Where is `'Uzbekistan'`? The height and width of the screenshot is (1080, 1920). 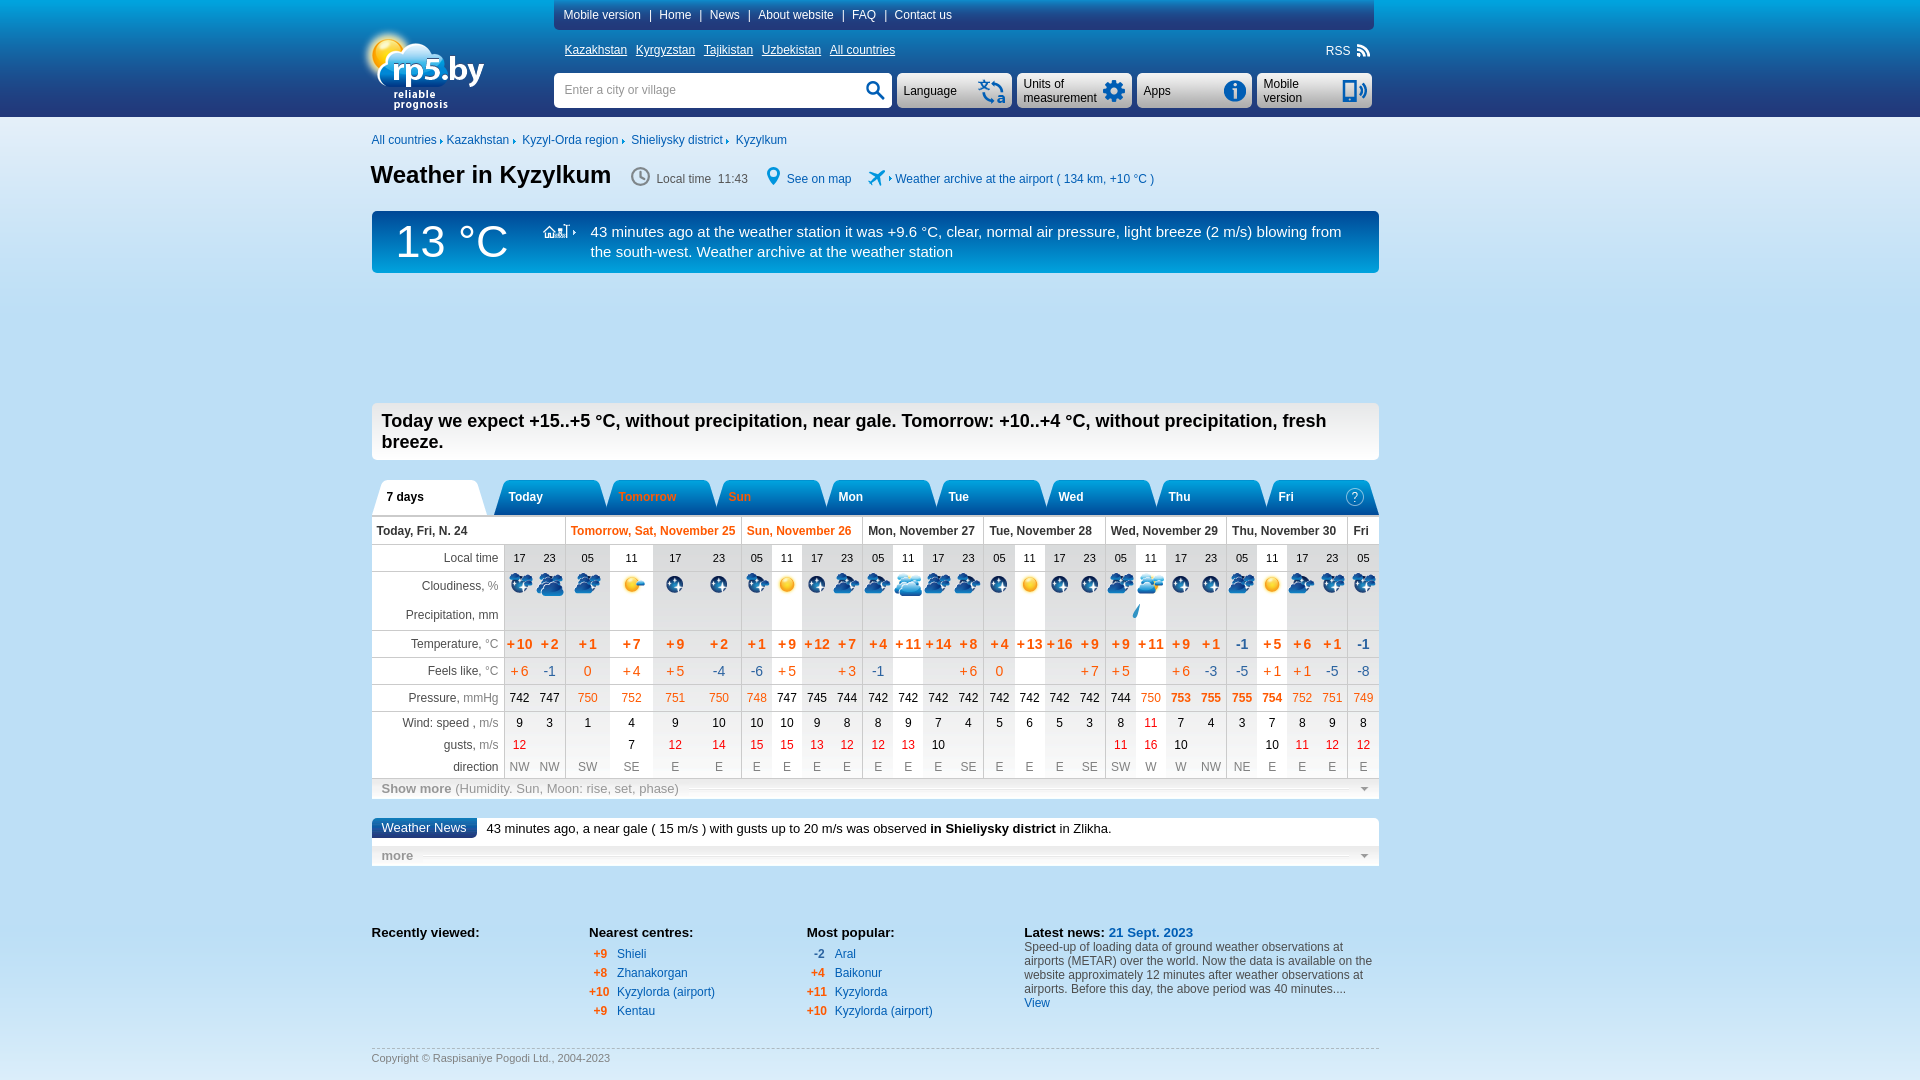
'Uzbekistan' is located at coordinates (792, 49).